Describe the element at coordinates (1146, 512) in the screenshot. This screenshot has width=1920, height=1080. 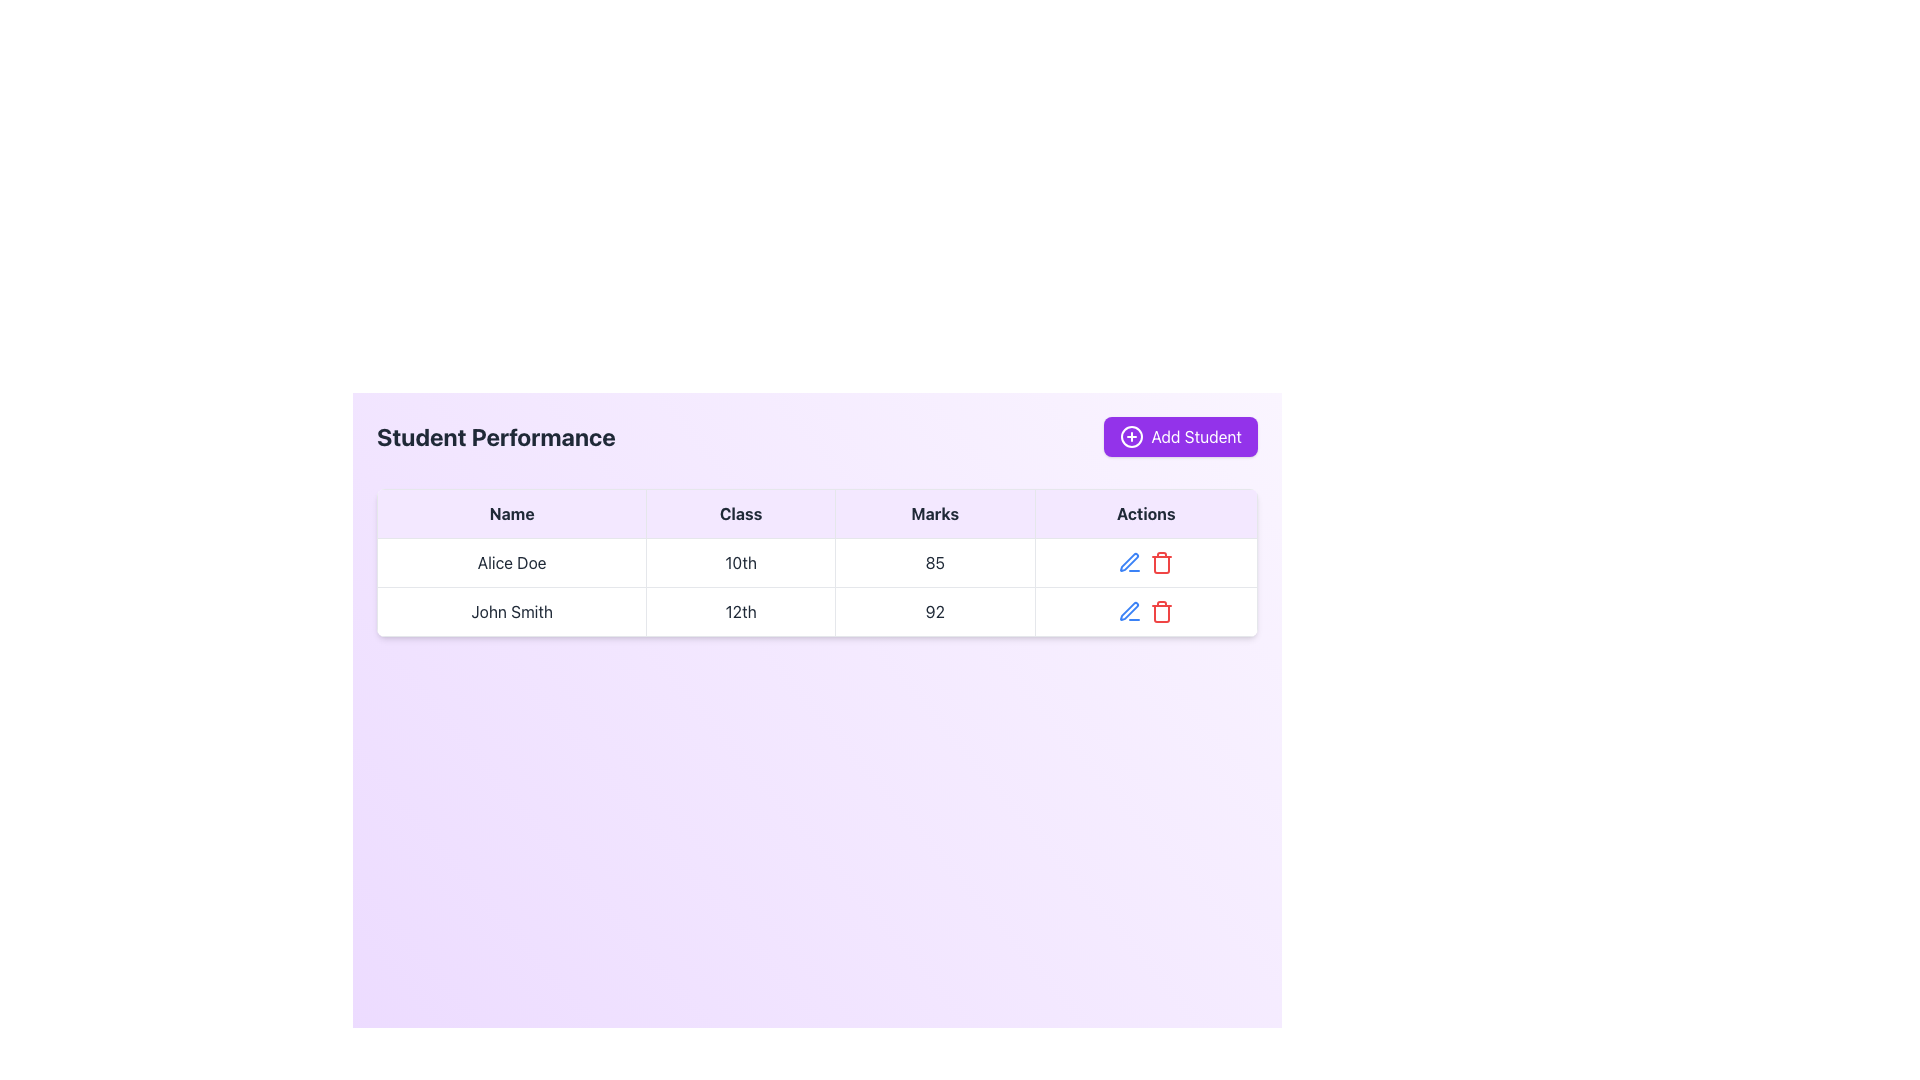
I see `the table header cell that indicates the column containing action buttons, located in the fourth column of the table header` at that location.